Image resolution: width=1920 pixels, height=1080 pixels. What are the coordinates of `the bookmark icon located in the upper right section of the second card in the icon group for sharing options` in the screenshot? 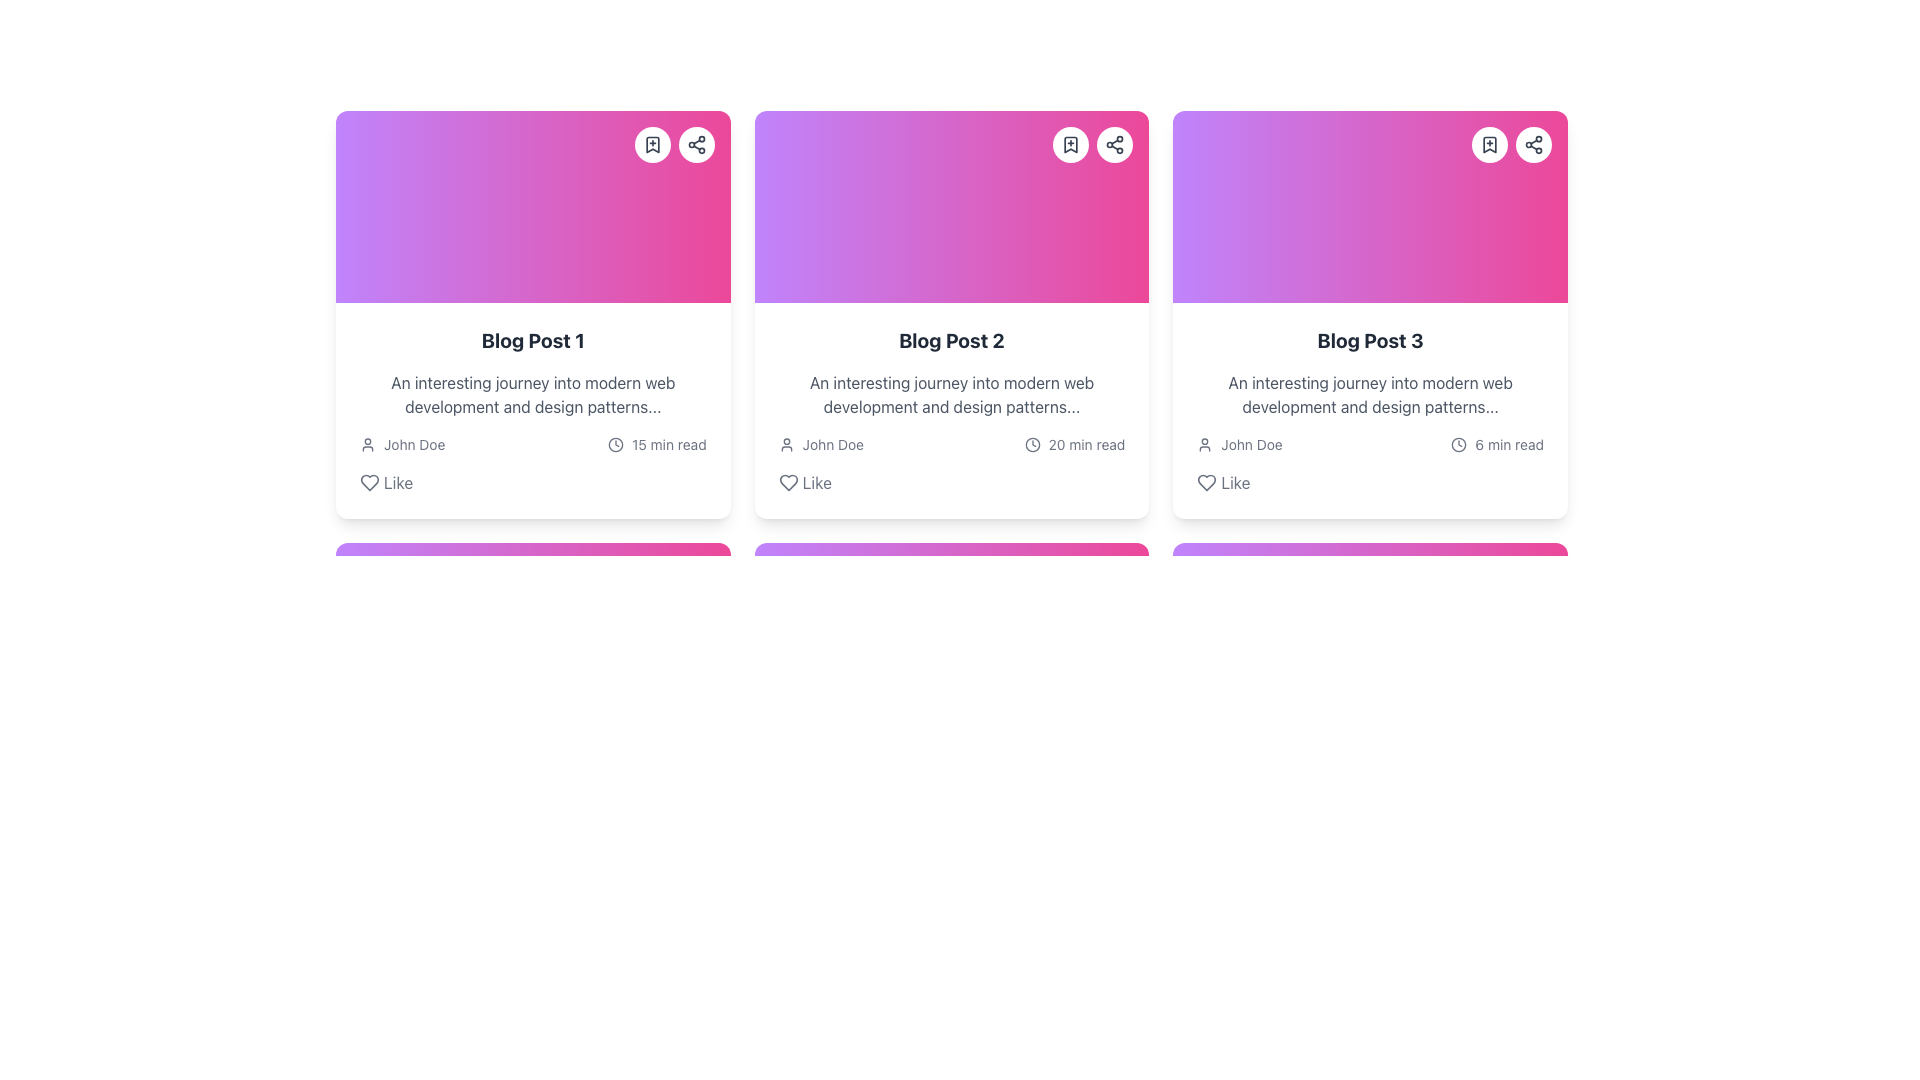 It's located at (1069, 144).